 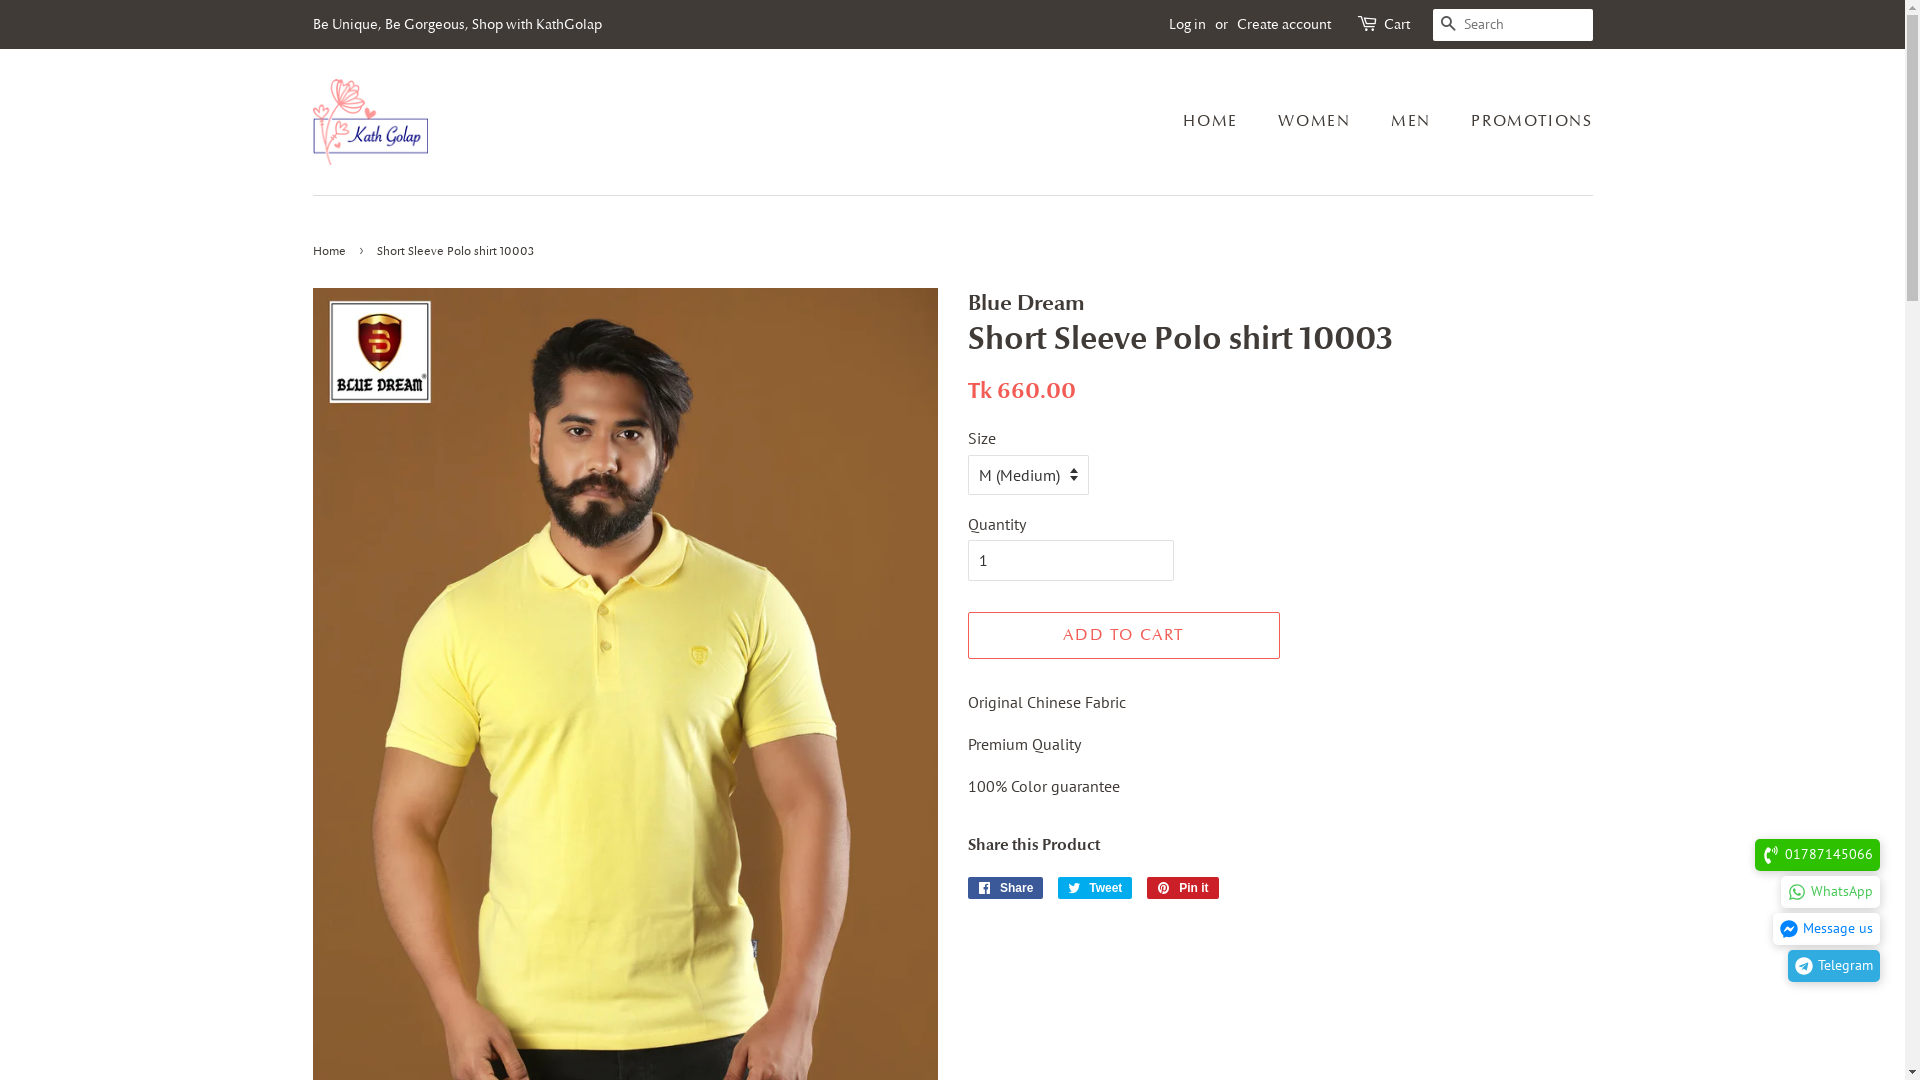 I want to click on 'Pin it, so click(x=1182, y=886).